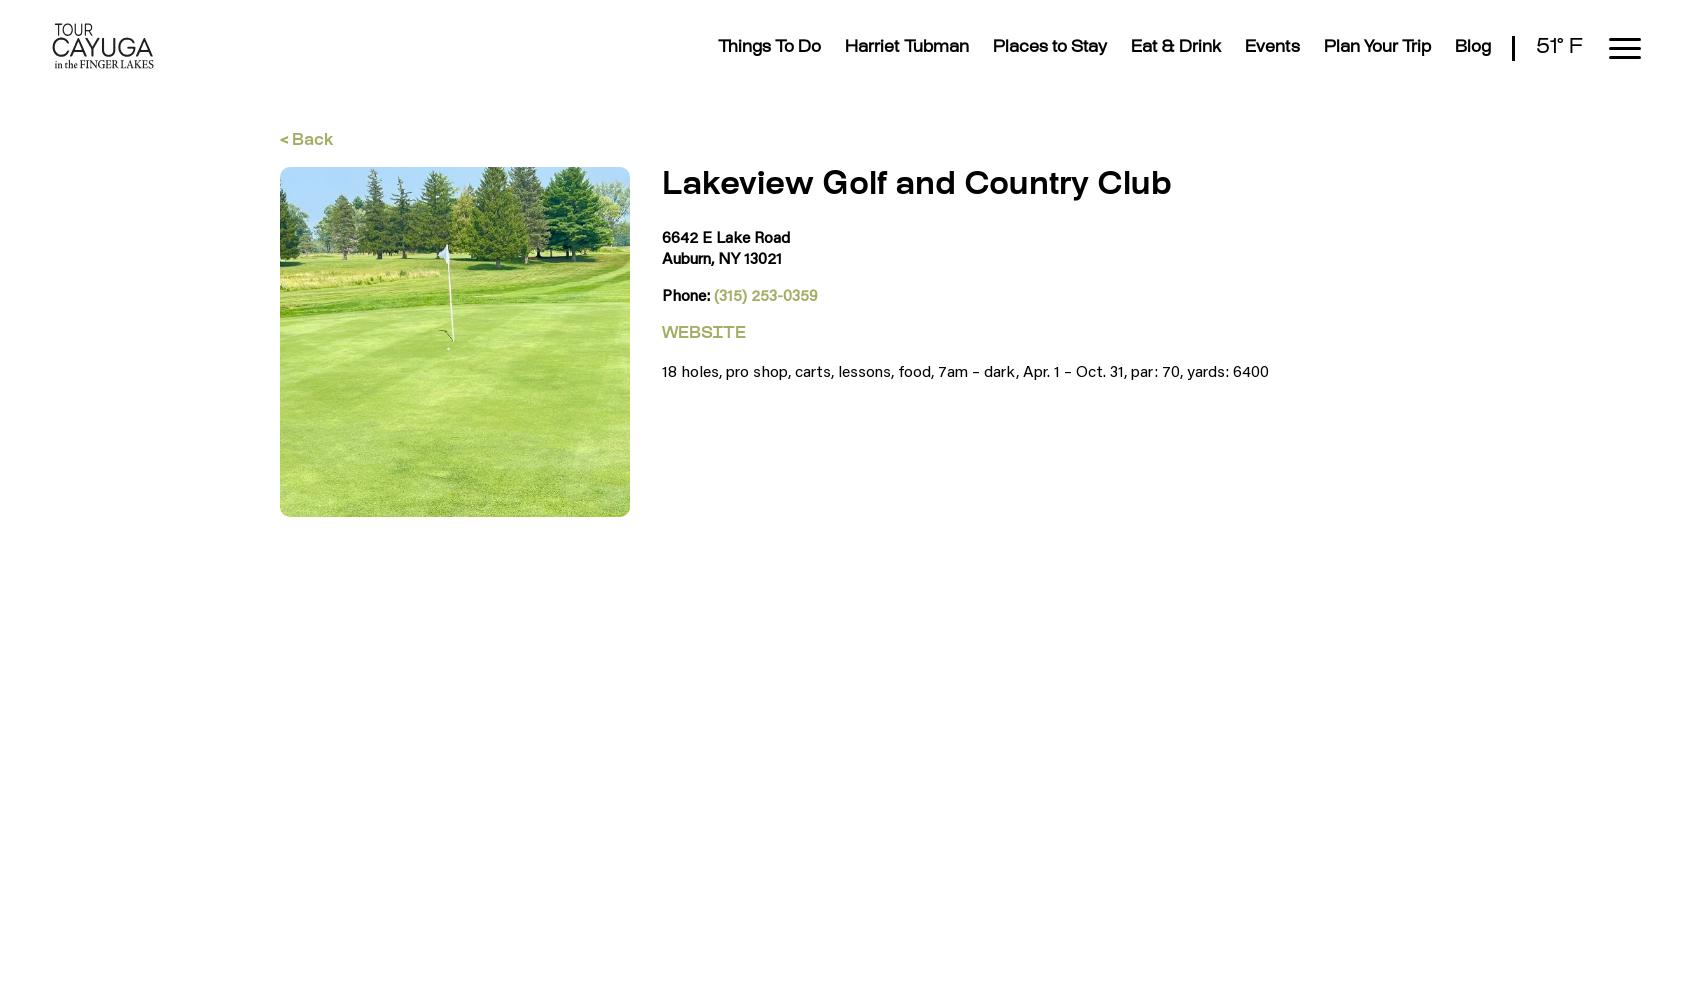 The height and width of the screenshot is (1000, 1695). Describe the element at coordinates (720, 257) in the screenshot. I see `'Auburn, NY 13021'` at that location.